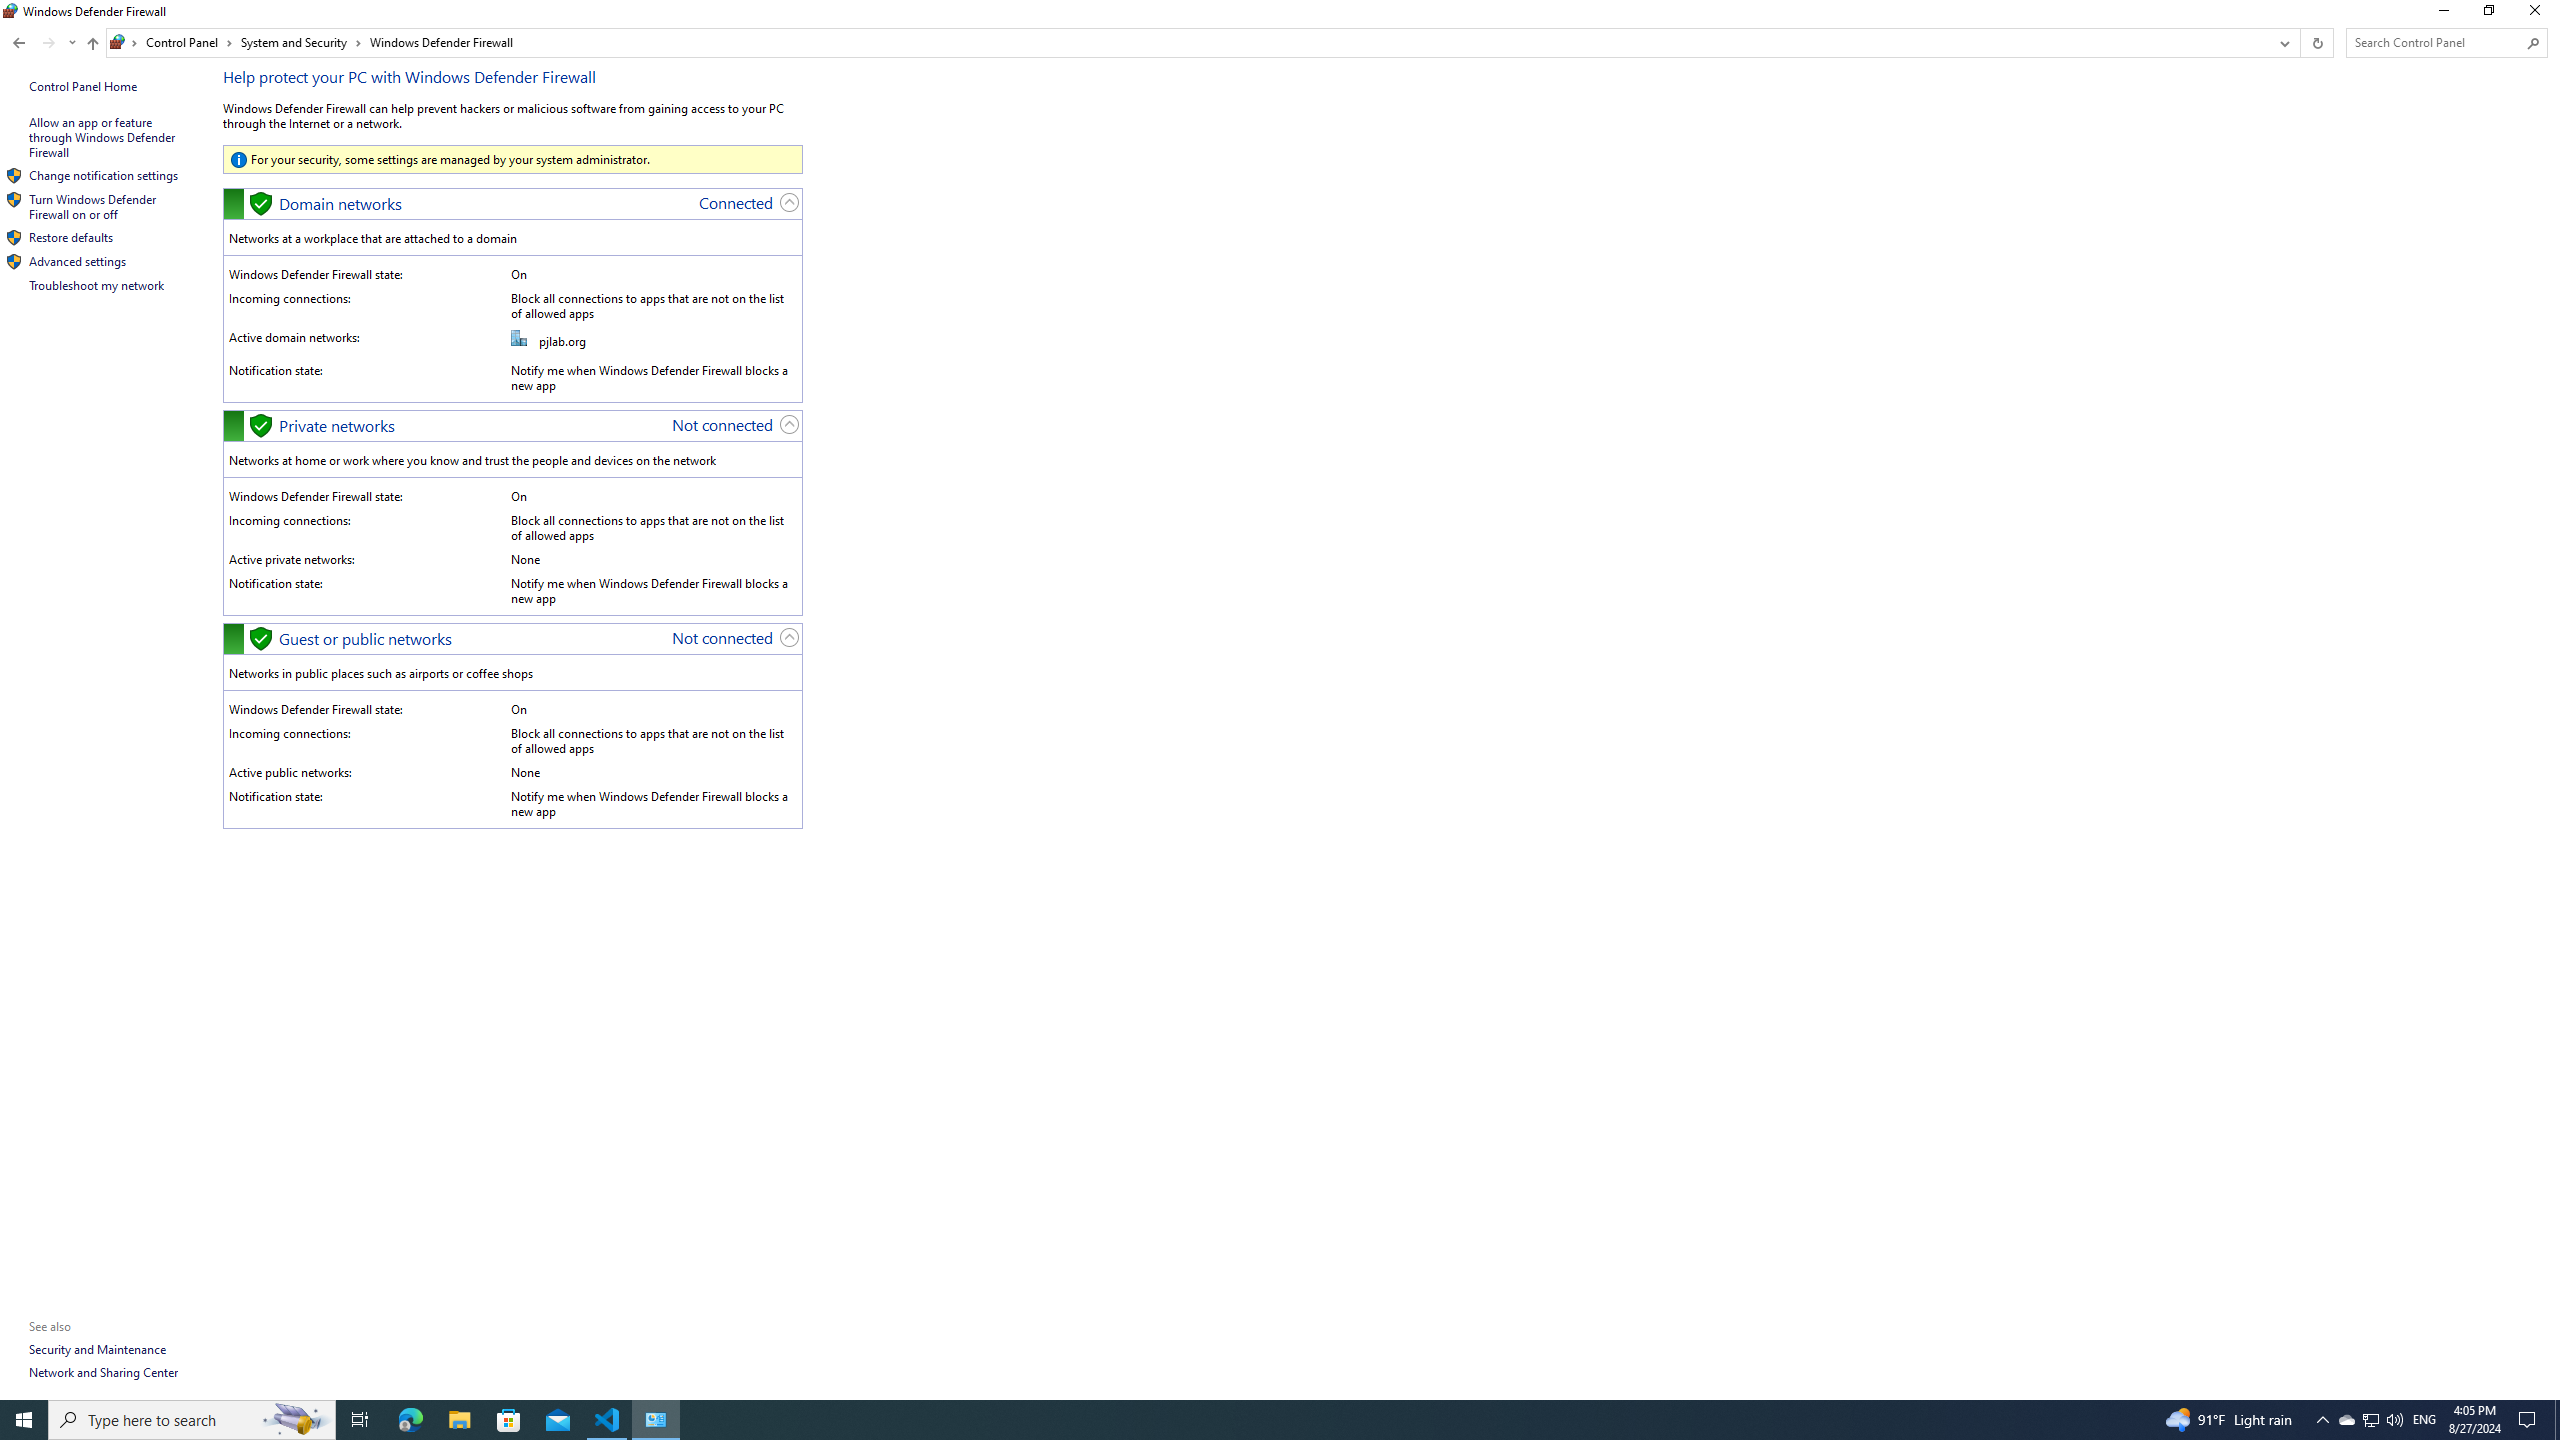  Describe the element at coordinates (102, 1371) in the screenshot. I see `'Network and Sharing Center'` at that location.